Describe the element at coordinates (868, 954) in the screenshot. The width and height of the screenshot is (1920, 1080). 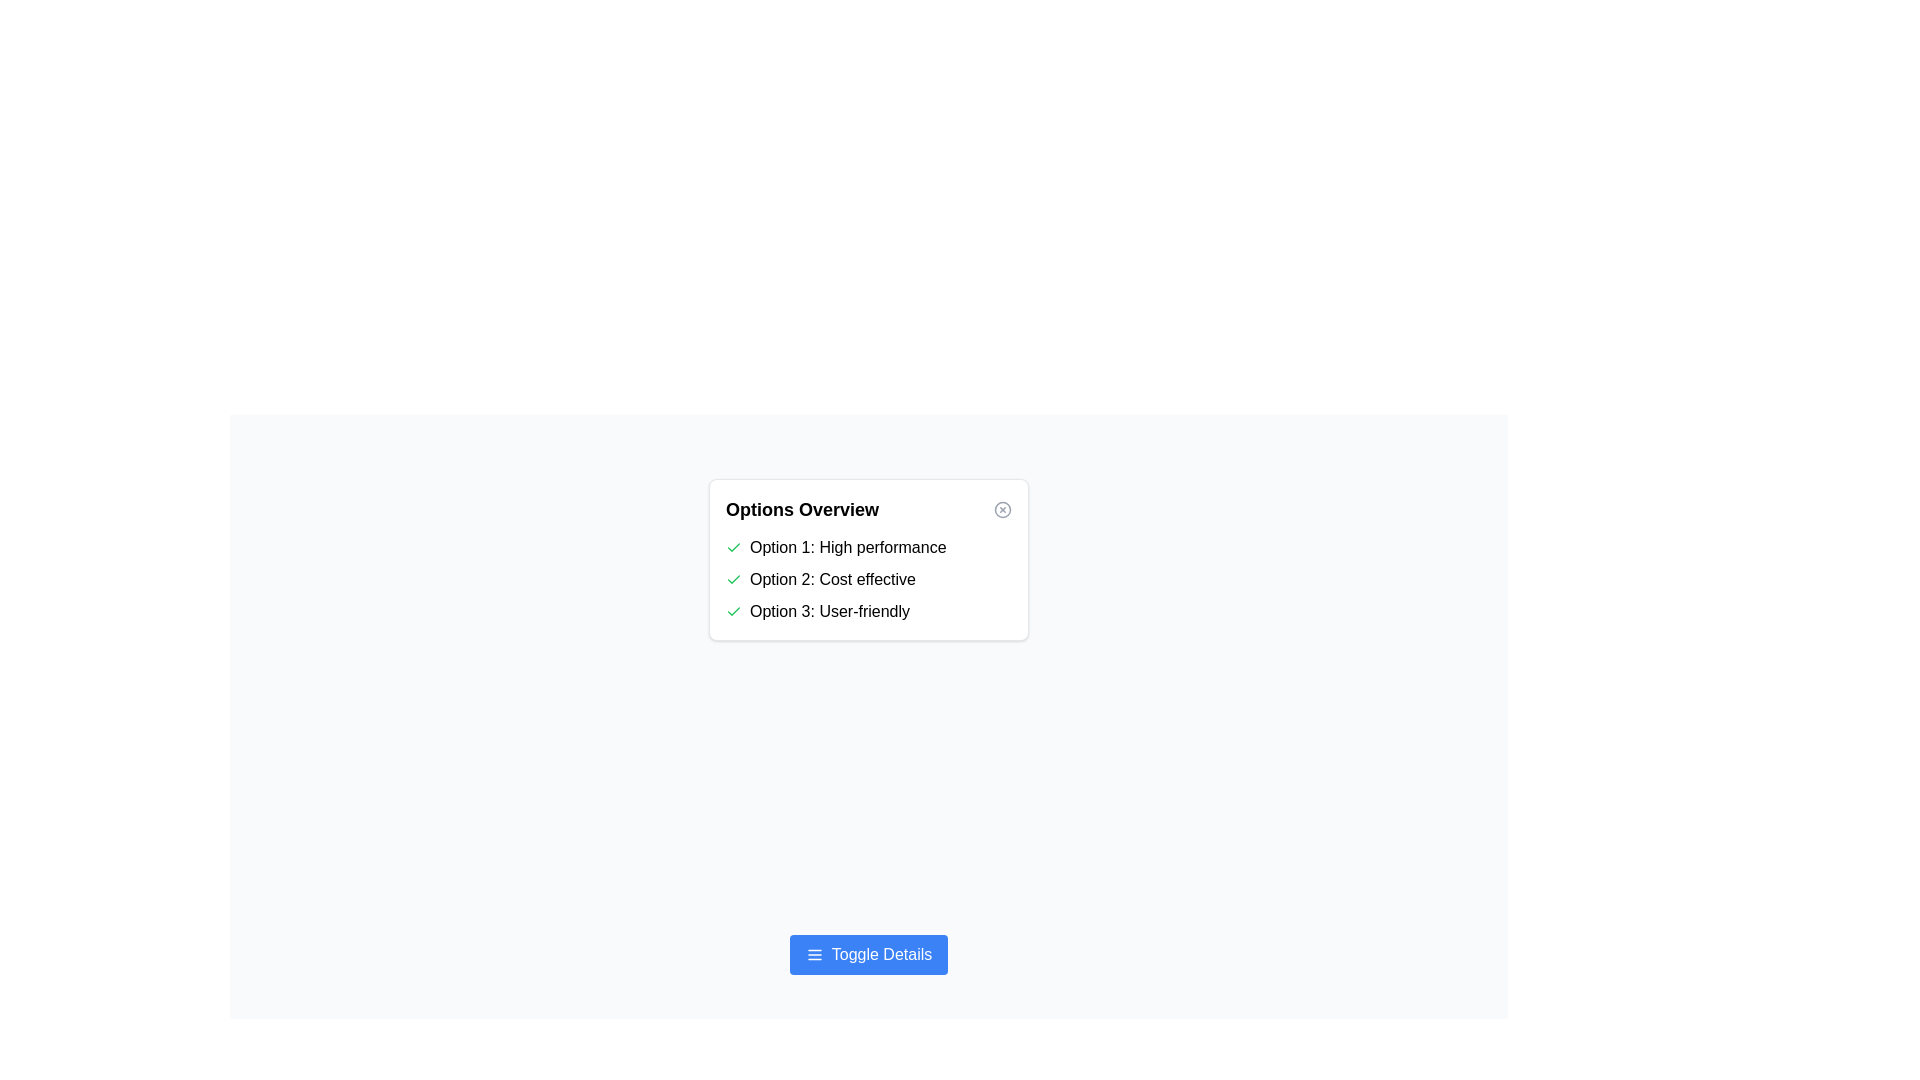
I see `the 'Toggle Details' button, which has a blue background and white text, located at the bottom of the interface beneath the 'Options Overview' card` at that location.